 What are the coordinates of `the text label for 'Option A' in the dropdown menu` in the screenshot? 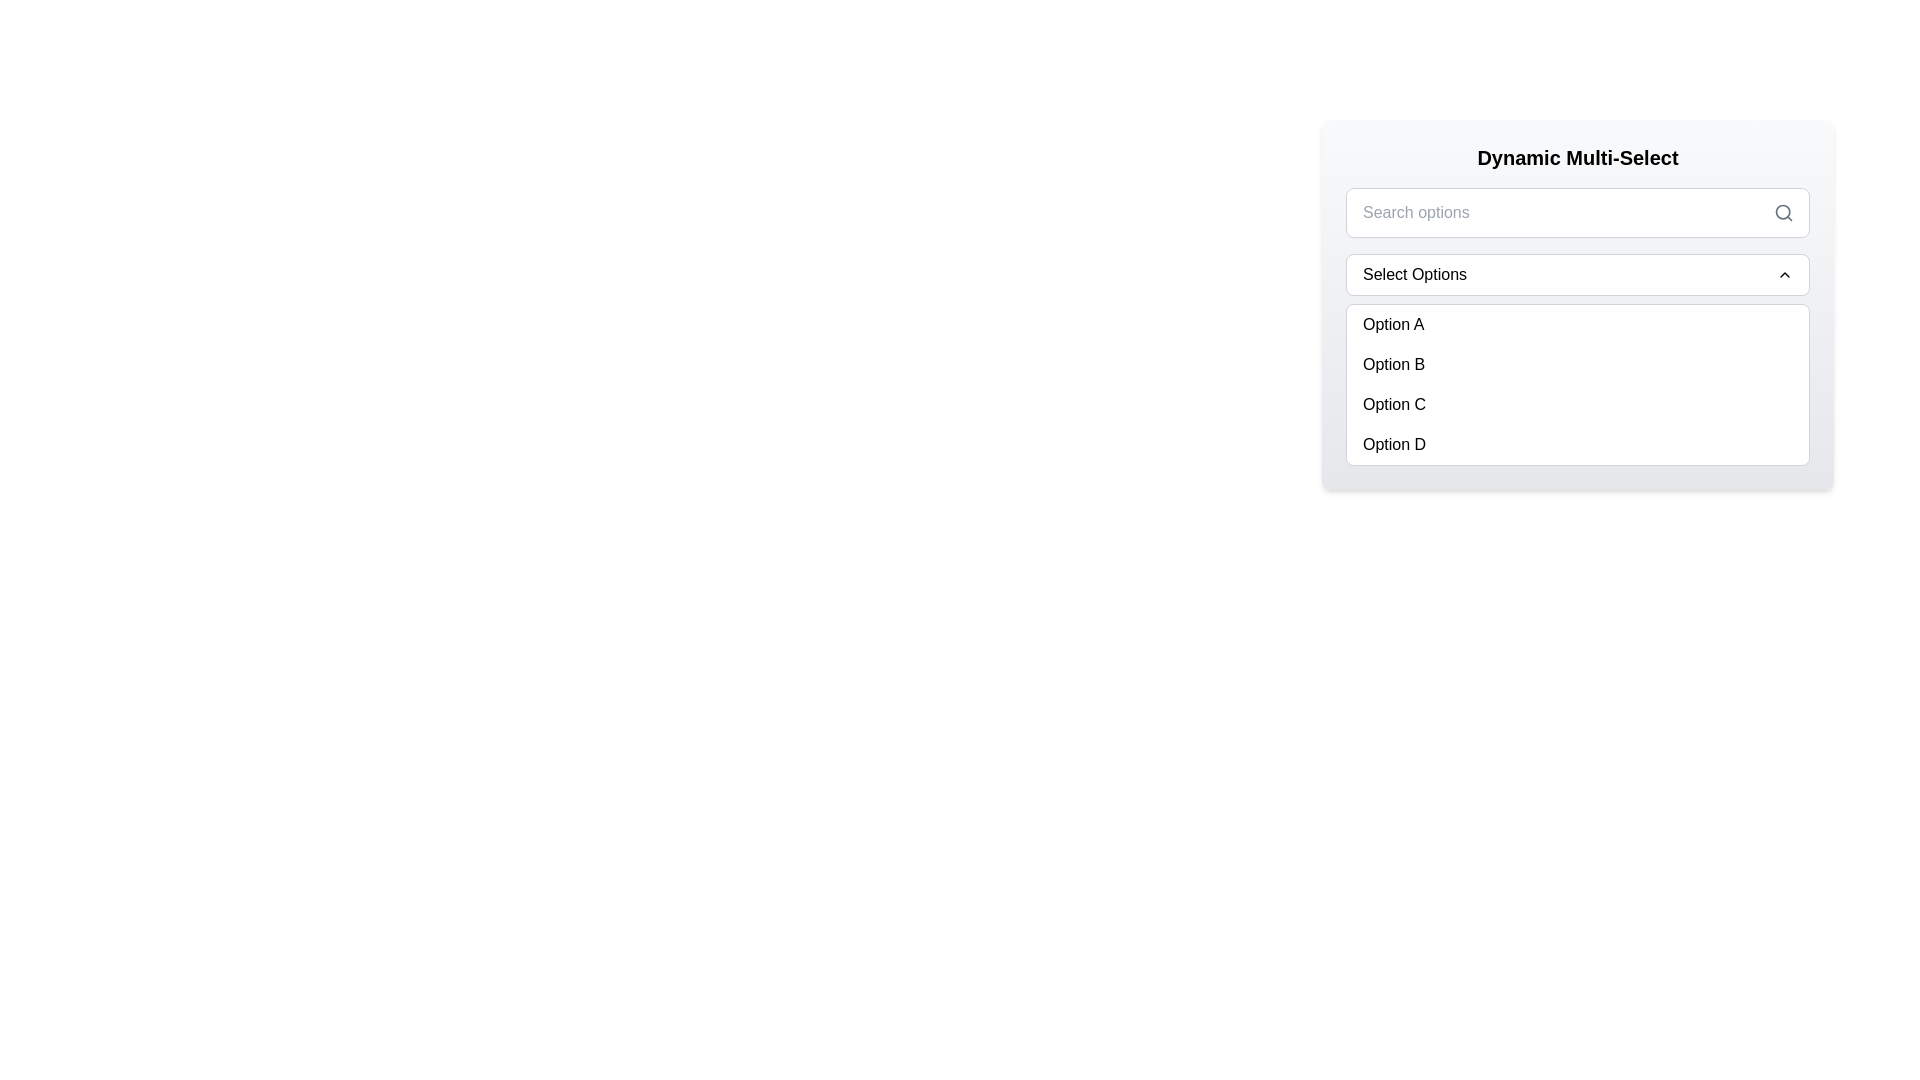 It's located at (1392, 323).